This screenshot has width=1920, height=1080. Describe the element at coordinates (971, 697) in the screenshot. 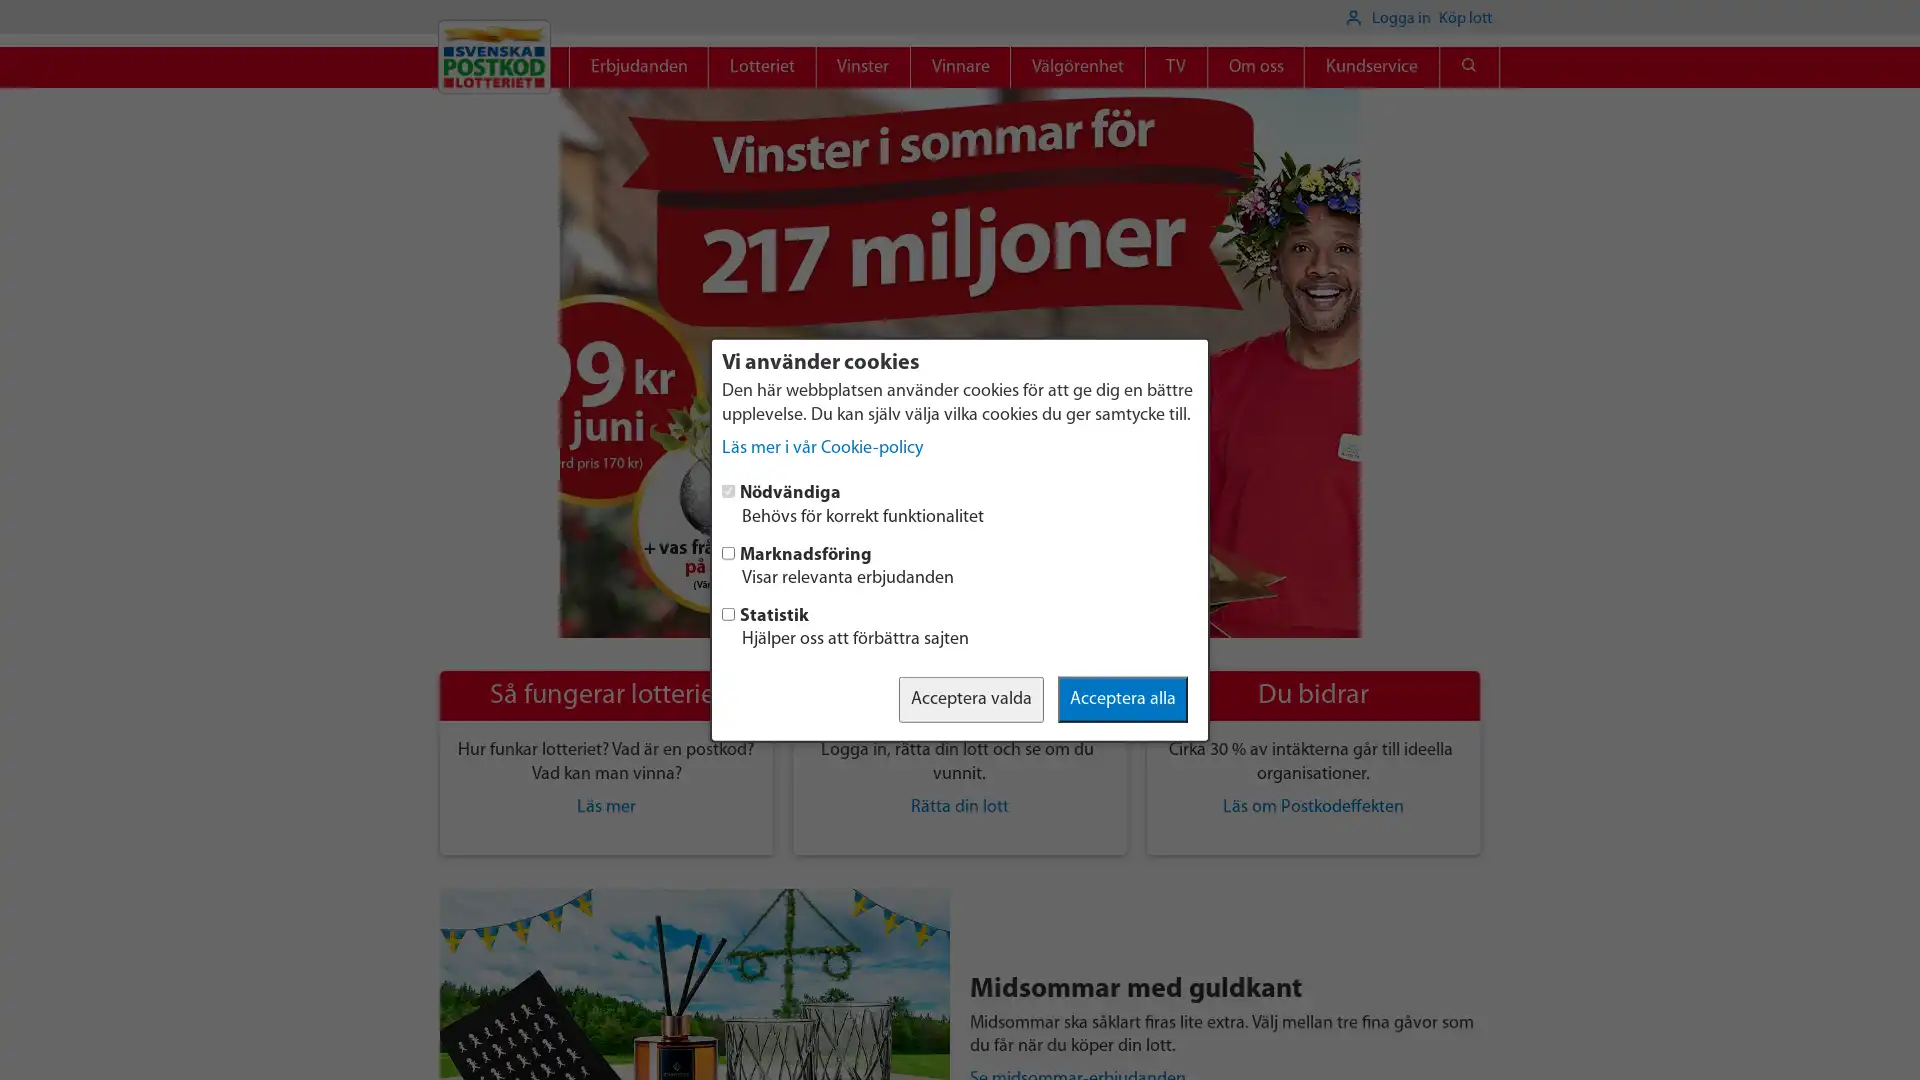

I see `Acceptera valda` at that location.